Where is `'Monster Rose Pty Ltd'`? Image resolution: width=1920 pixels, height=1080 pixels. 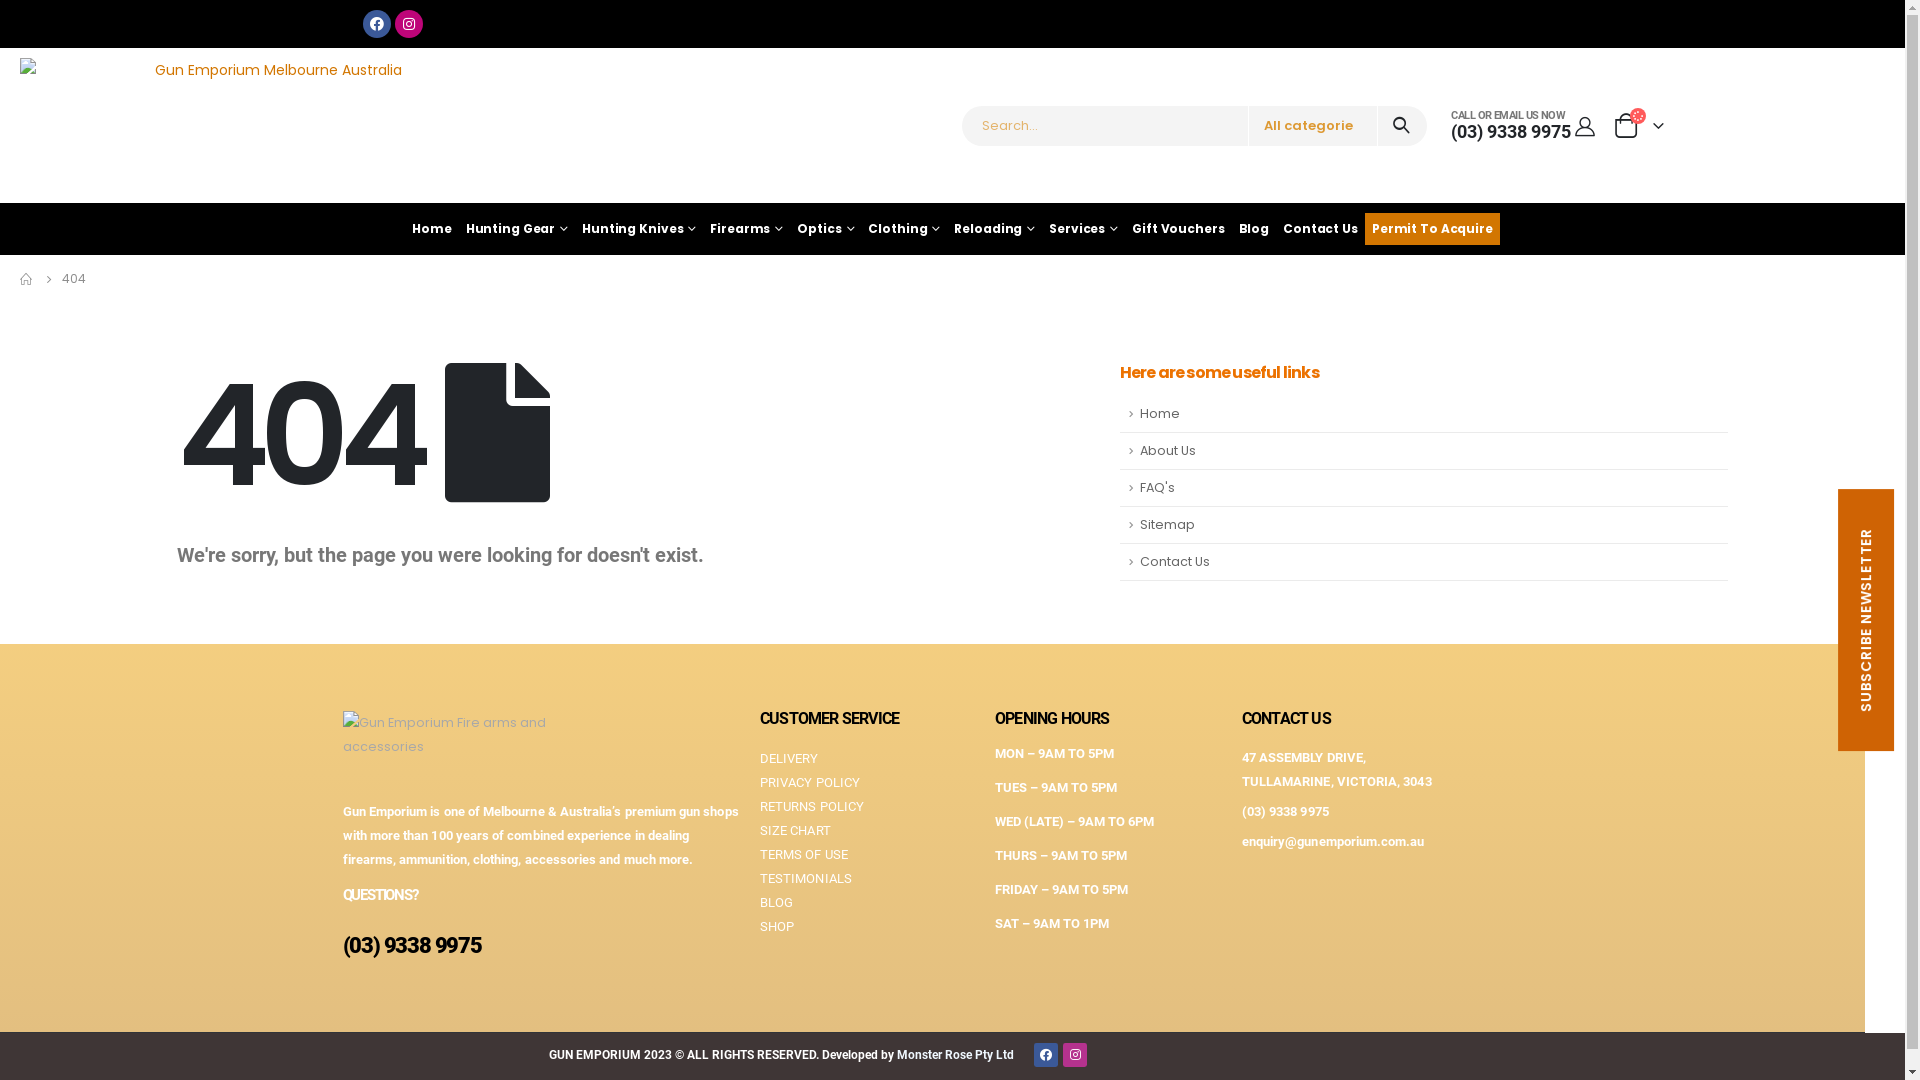 'Monster Rose Pty Ltd' is located at coordinates (954, 1054).